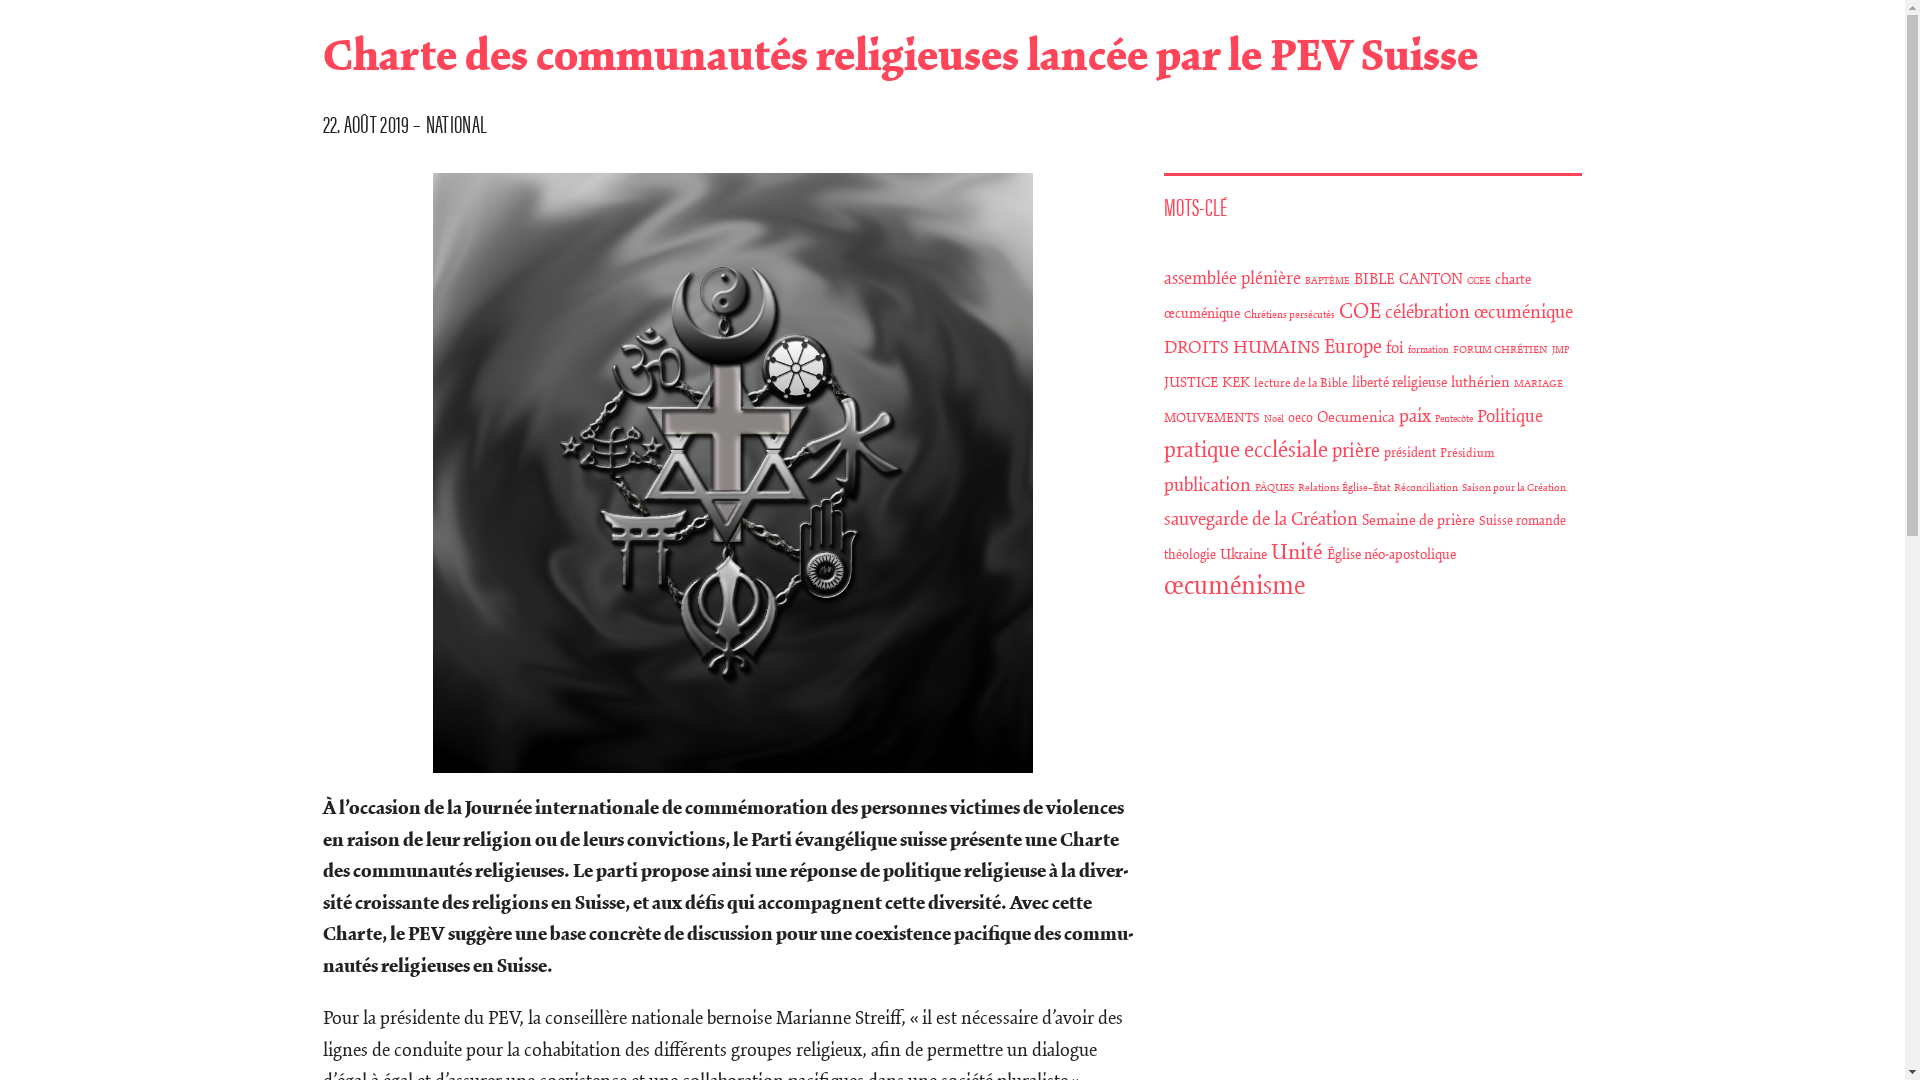 Image resolution: width=1920 pixels, height=1080 pixels. Describe the element at coordinates (1210, 417) in the screenshot. I see `'MOUVEMENTS'` at that location.